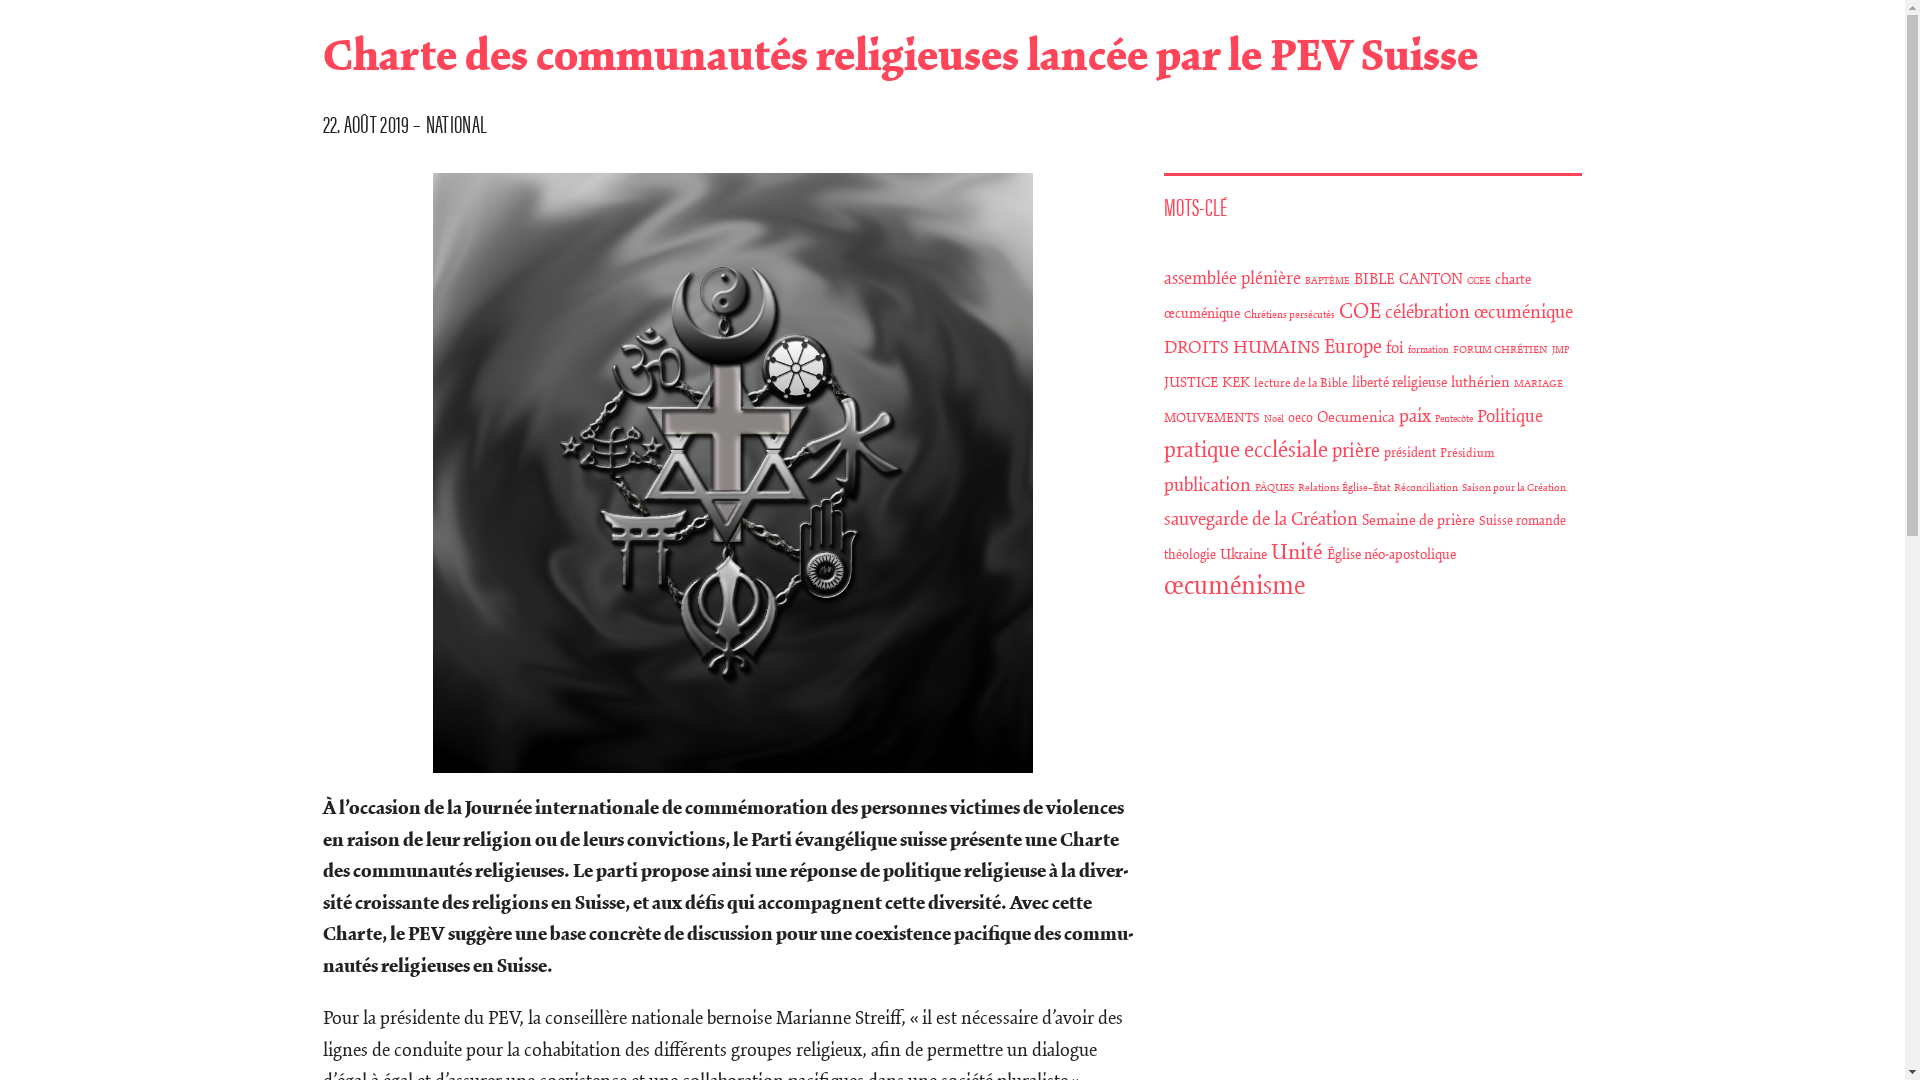 Image resolution: width=1920 pixels, height=1080 pixels. Describe the element at coordinates (1210, 417) in the screenshot. I see `'MOUVEMENTS'` at that location.